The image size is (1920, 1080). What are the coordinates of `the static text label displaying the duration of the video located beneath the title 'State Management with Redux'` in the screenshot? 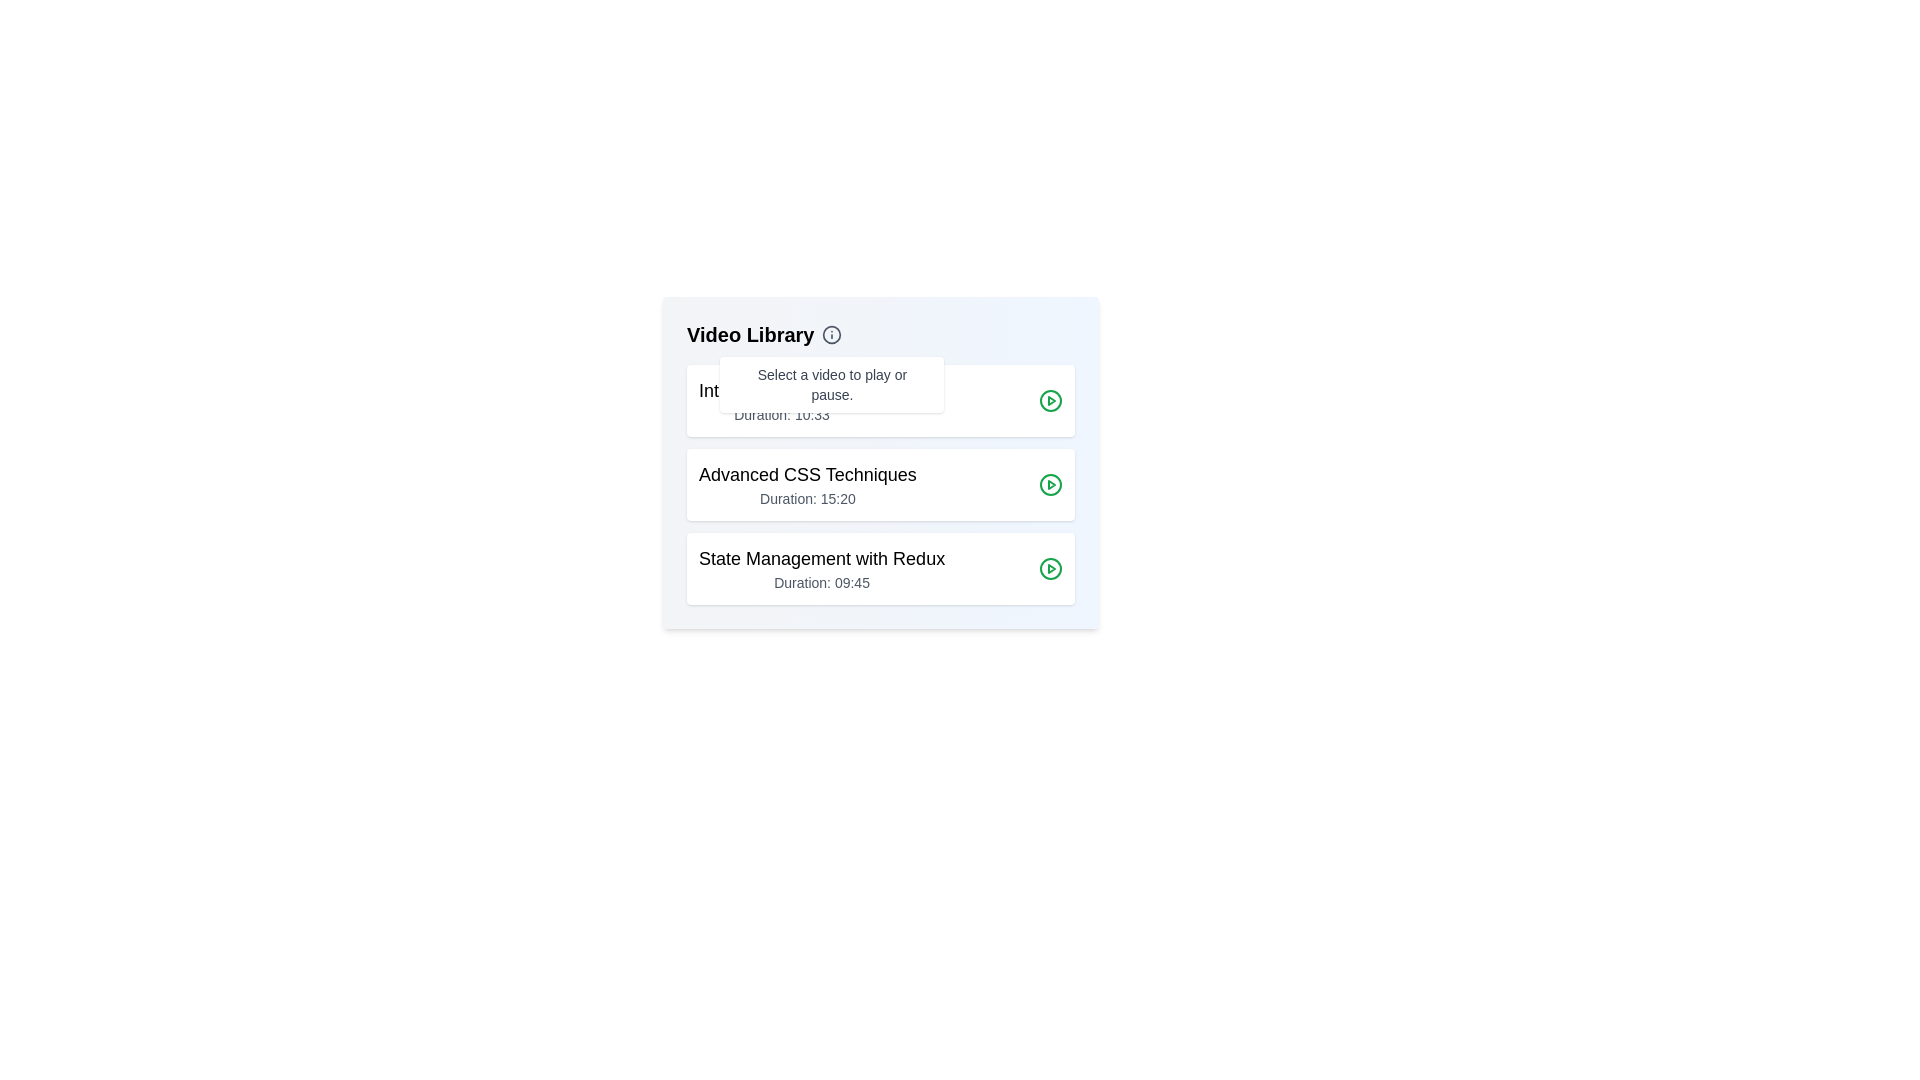 It's located at (822, 582).